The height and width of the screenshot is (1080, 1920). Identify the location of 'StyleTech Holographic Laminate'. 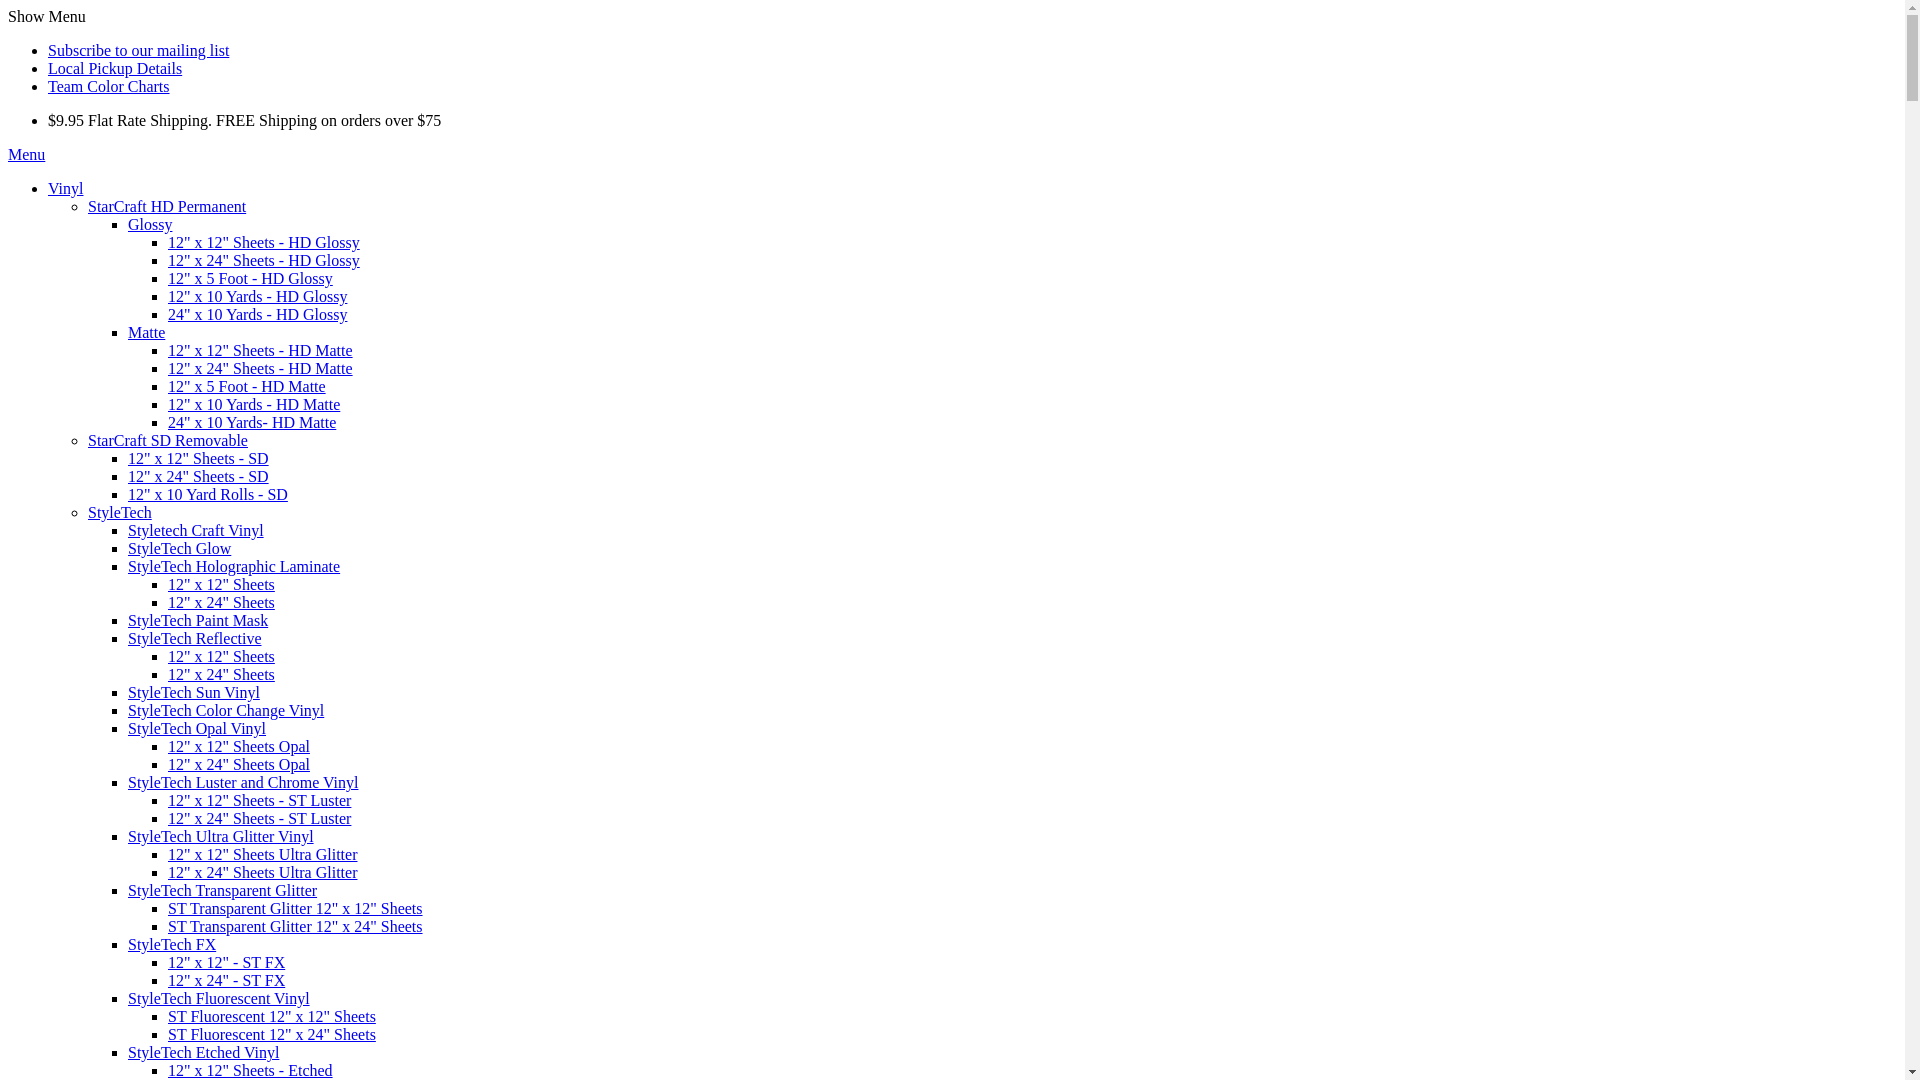
(127, 566).